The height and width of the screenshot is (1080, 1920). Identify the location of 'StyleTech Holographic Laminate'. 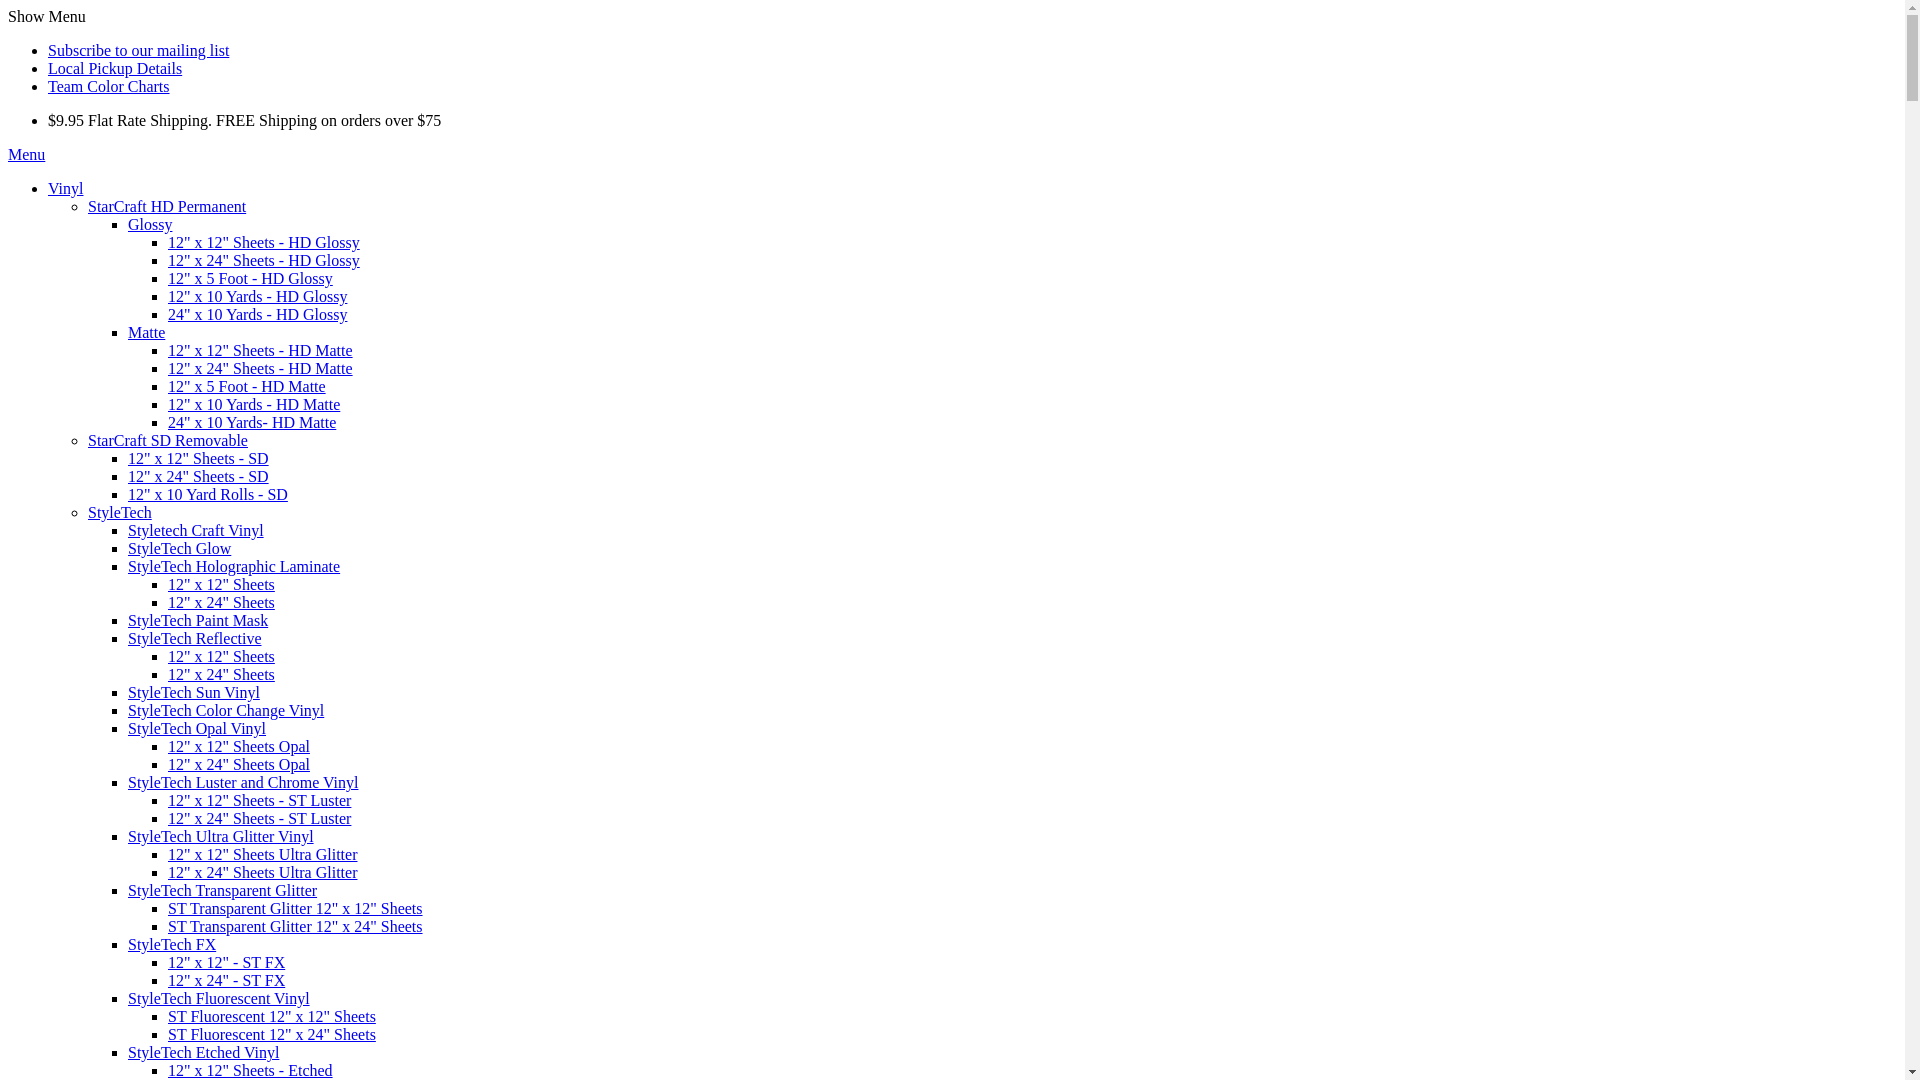
(127, 566).